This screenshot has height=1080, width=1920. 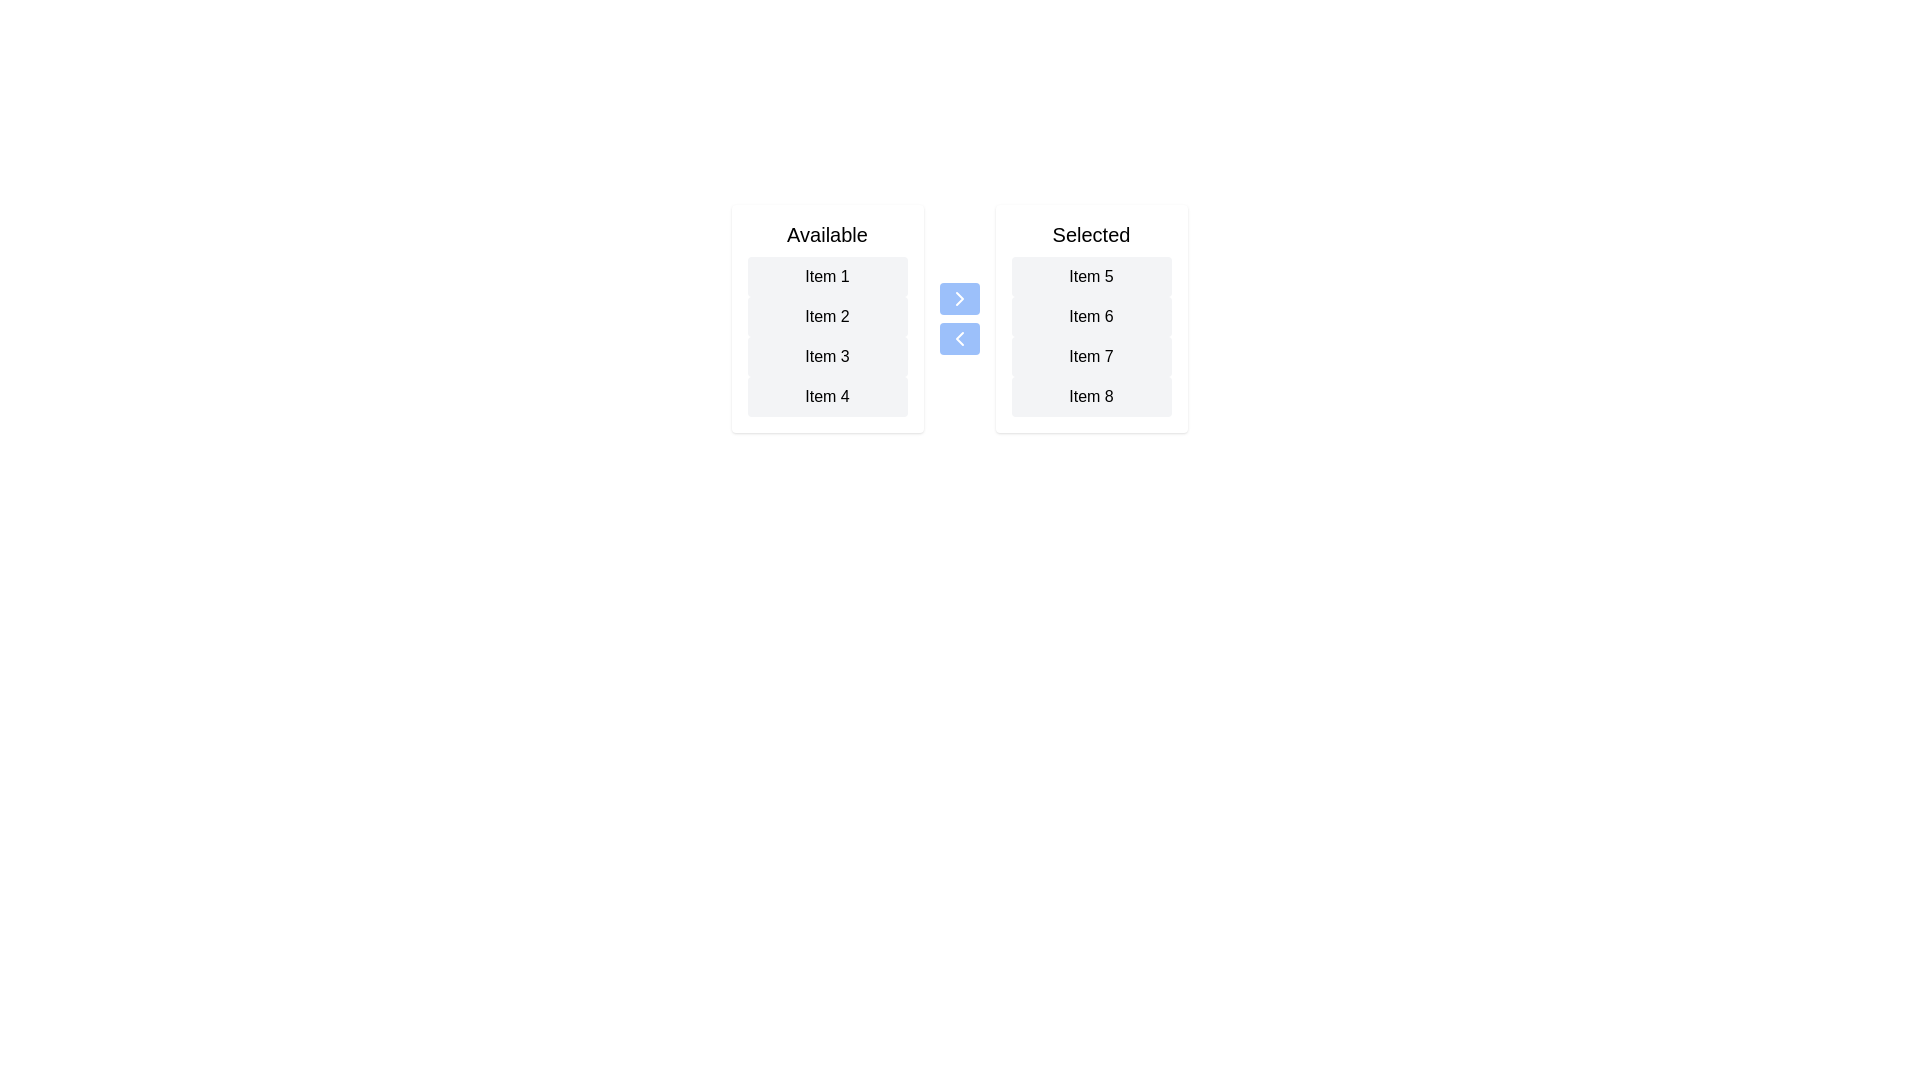 What do you see at coordinates (827, 277) in the screenshot?
I see `the first non-interactive list item in the 'Available' panel` at bounding box center [827, 277].